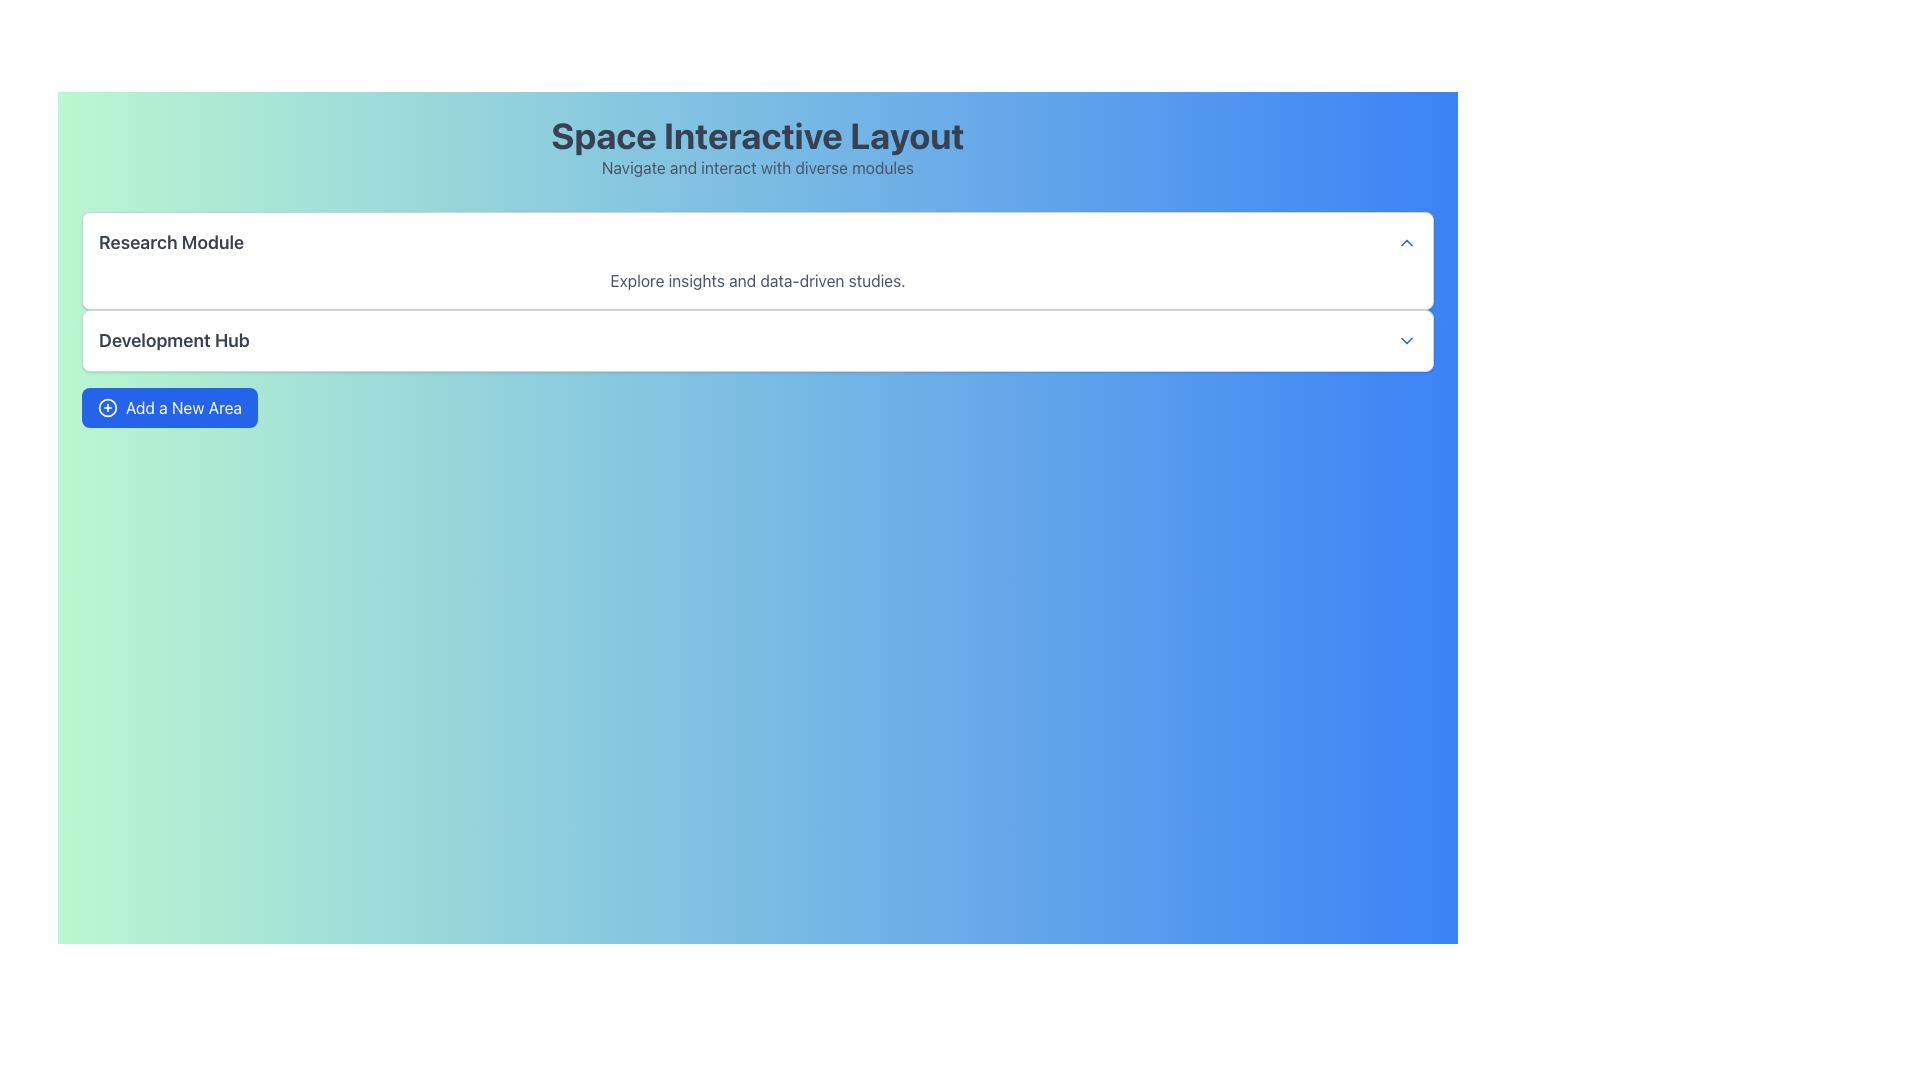  I want to click on the icon associated with the 'Add a New Area' button, so click(107, 407).